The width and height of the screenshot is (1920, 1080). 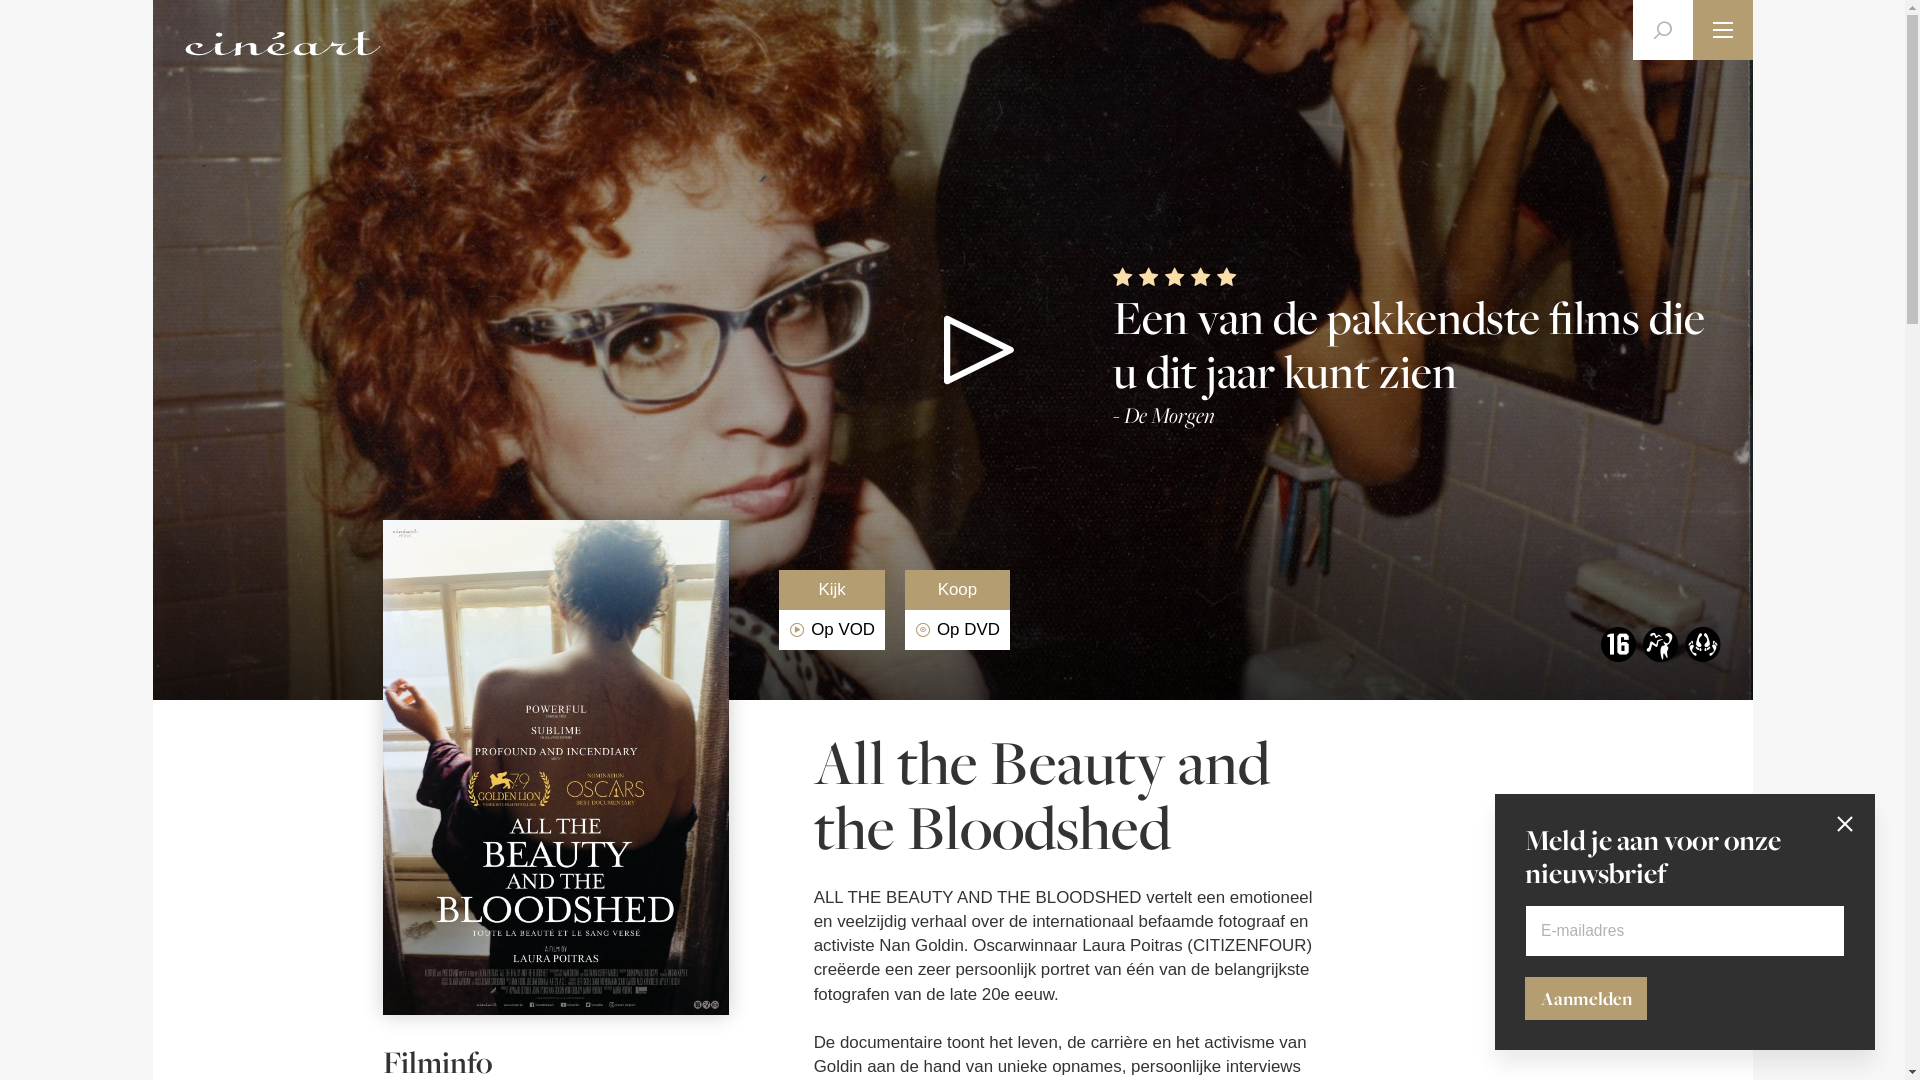 I want to click on 'Aanmelden', so click(x=1584, y=998).